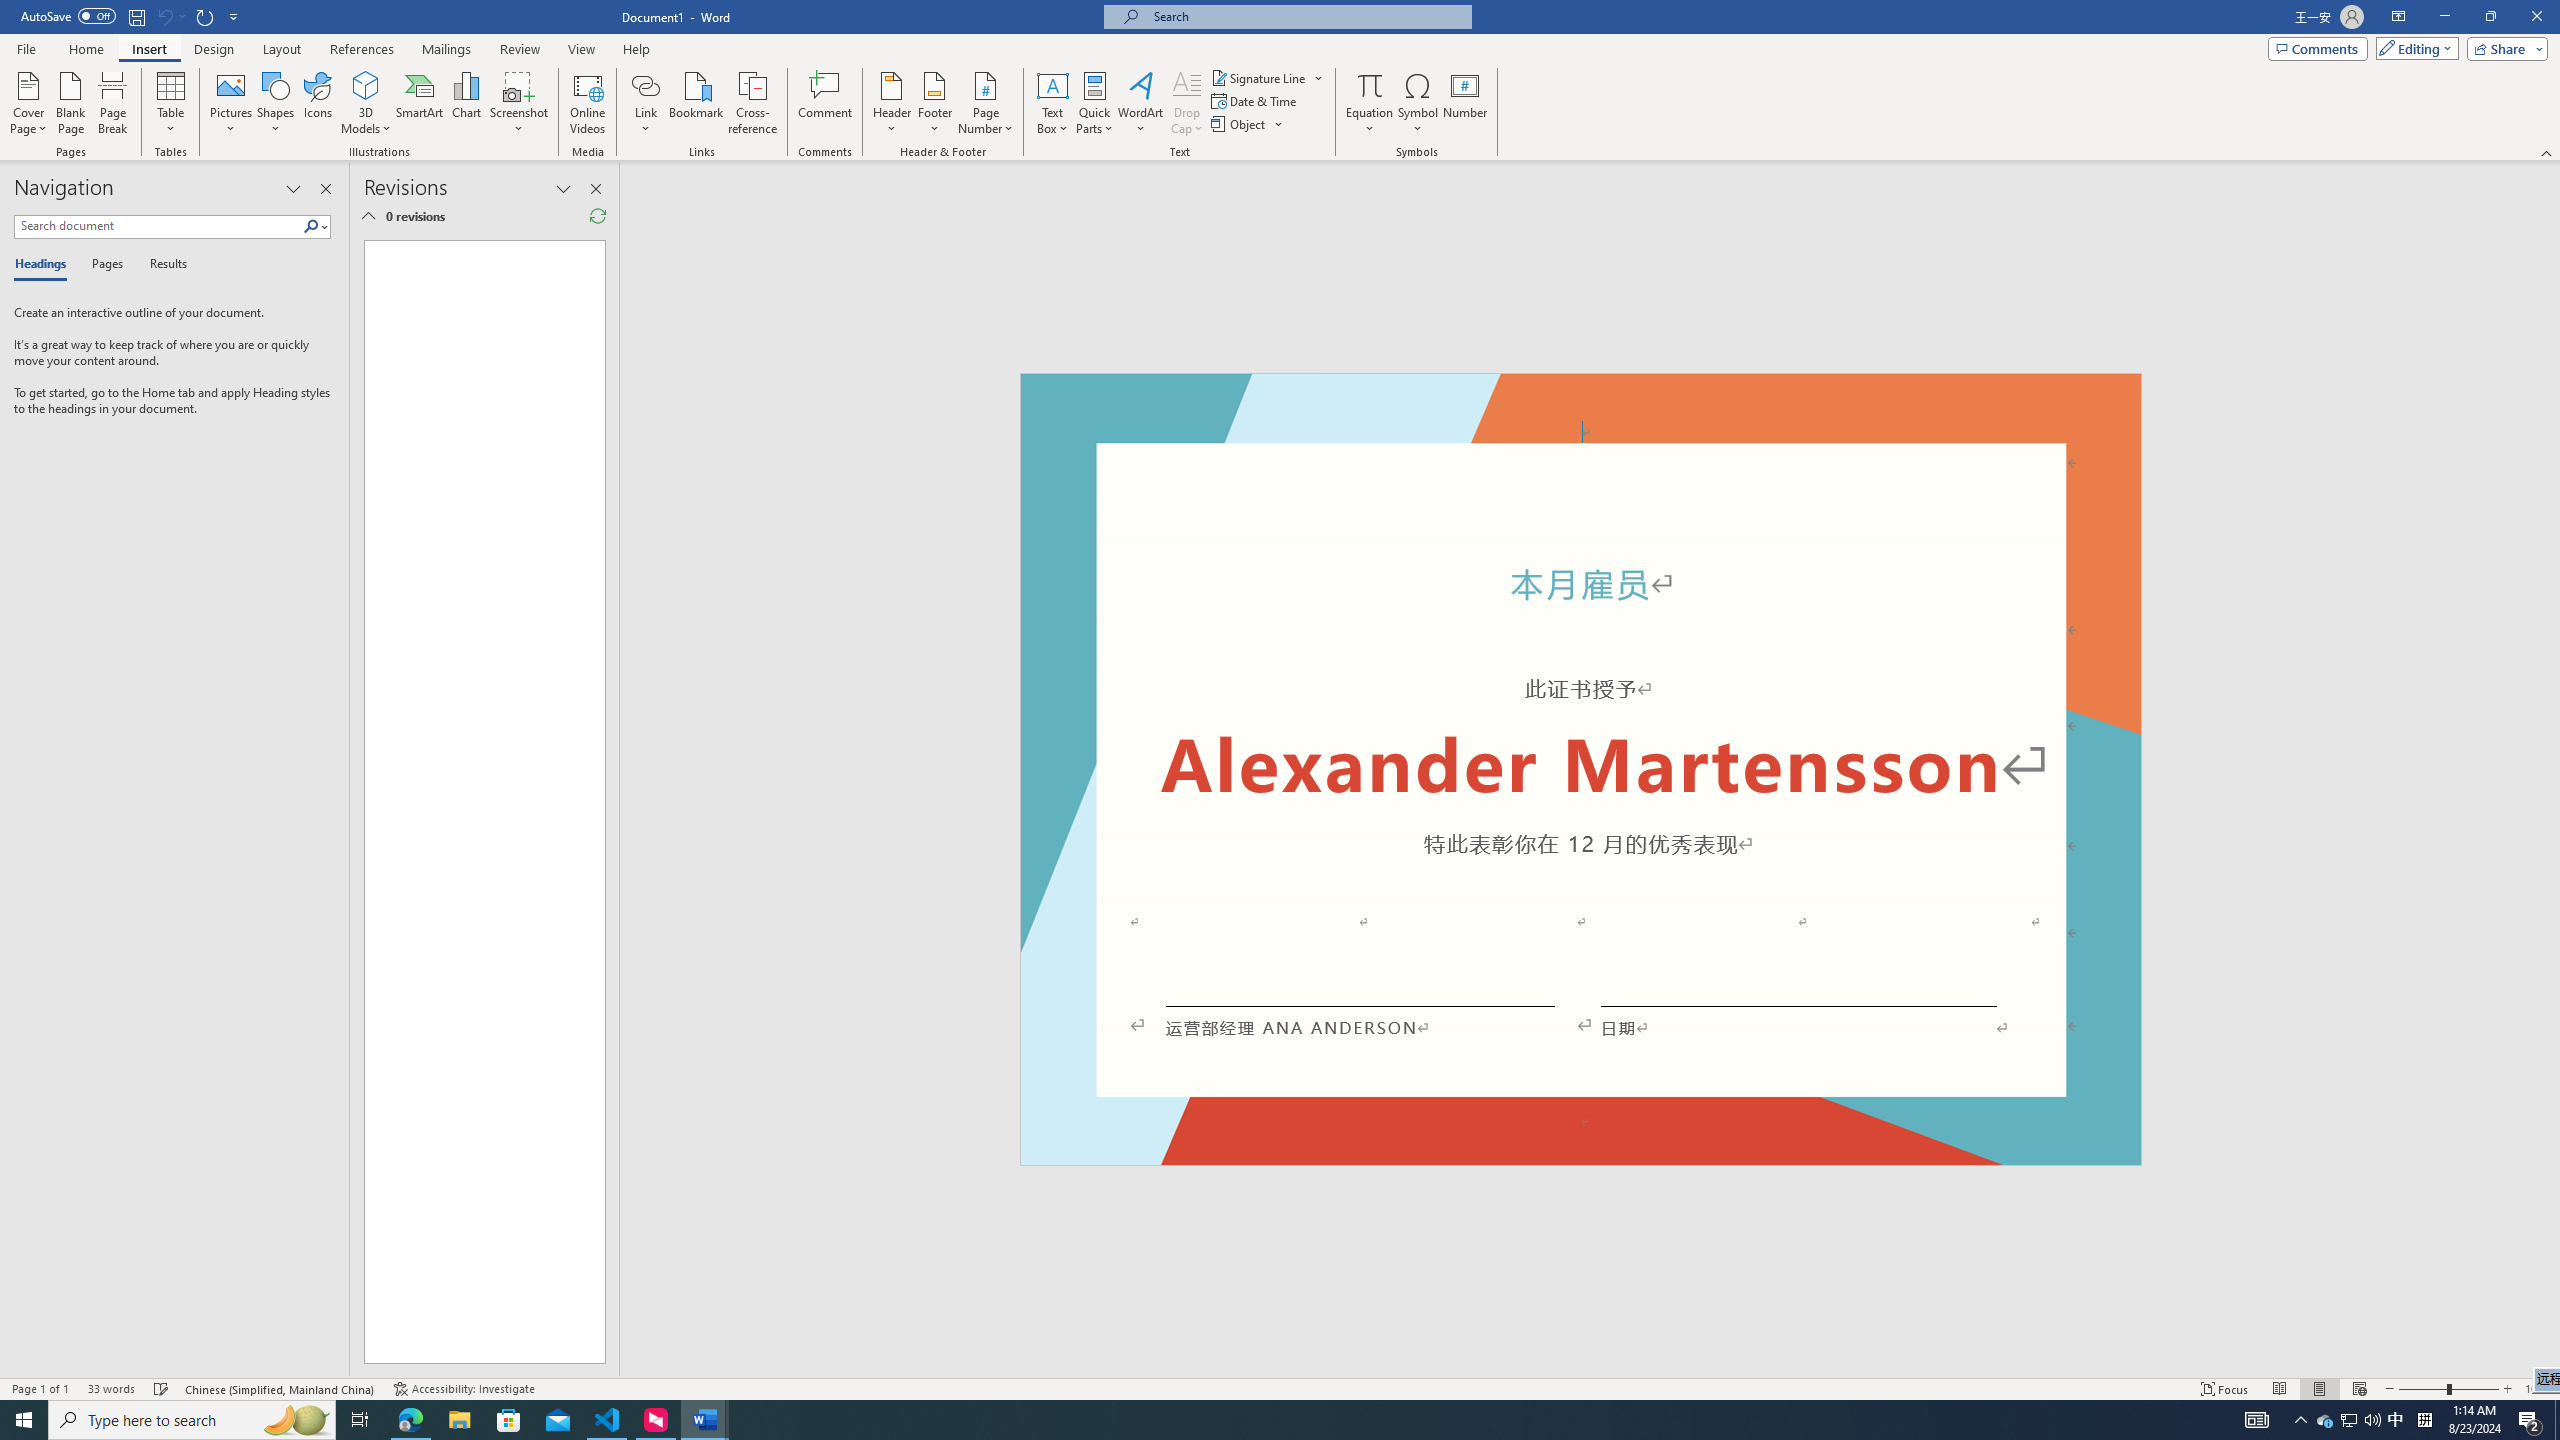 Image resolution: width=2560 pixels, height=1440 pixels. What do you see at coordinates (2413, 47) in the screenshot?
I see `'Mode'` at bounding box center [2413, 47].